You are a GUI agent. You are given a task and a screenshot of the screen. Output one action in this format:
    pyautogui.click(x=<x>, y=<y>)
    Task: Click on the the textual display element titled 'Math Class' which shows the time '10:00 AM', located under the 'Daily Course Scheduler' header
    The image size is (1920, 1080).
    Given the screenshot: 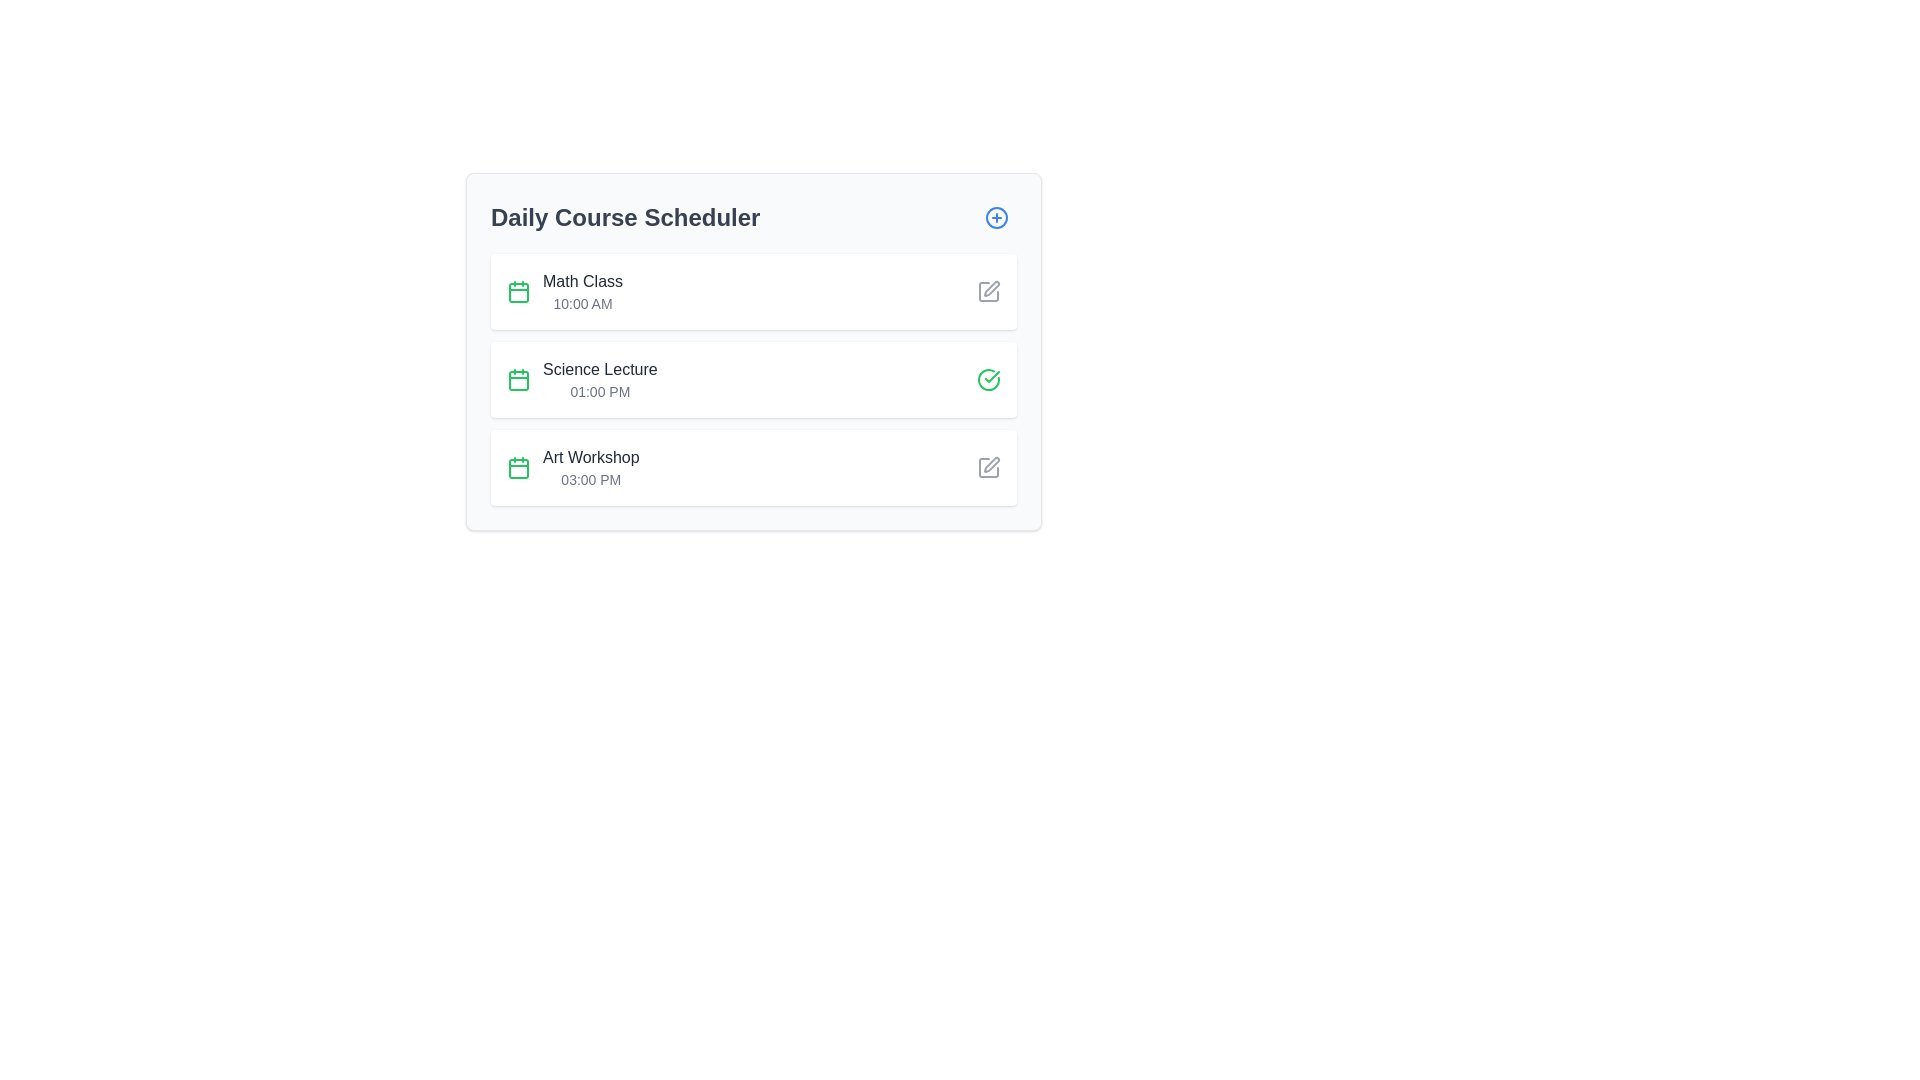 What is the action you would take?
    pyautogui.click(x=582, y=292)
    